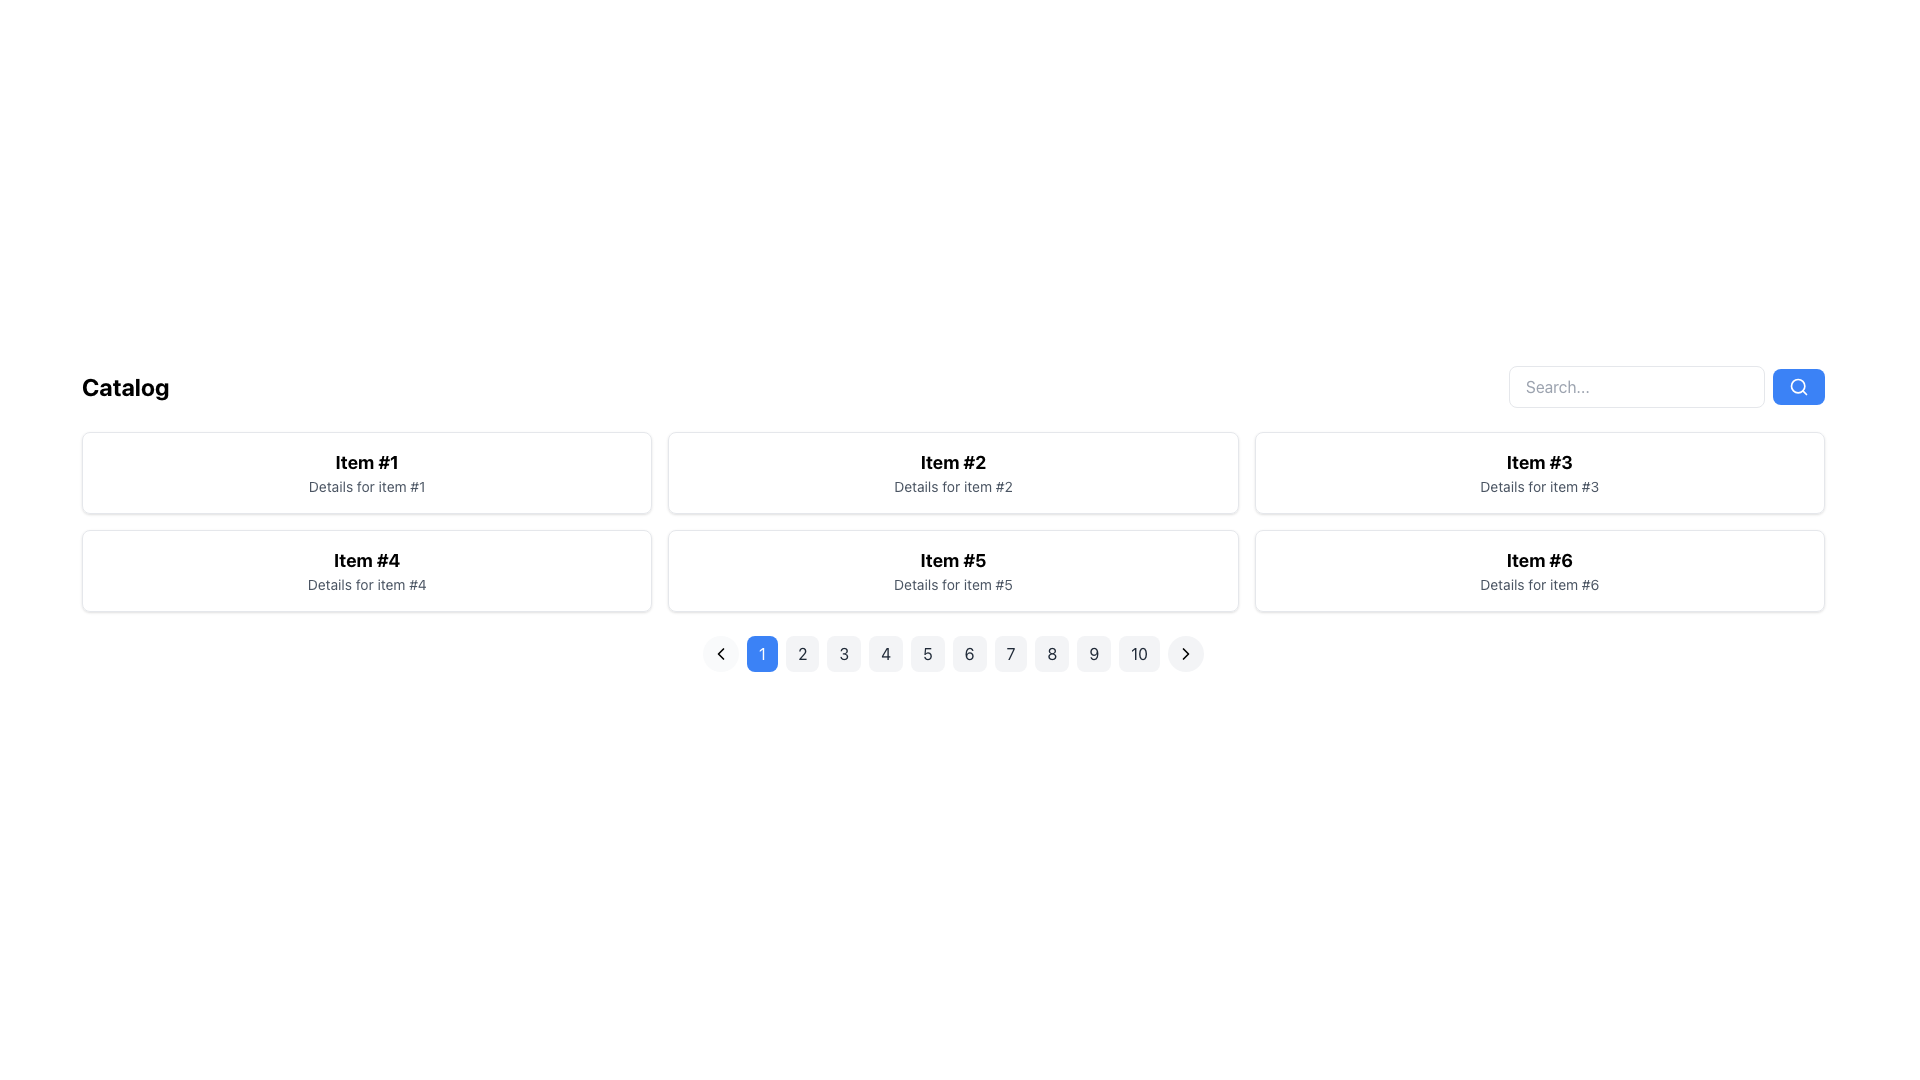  What do you see at coordinates (885, 654) in the screenshot?
I see `the fourth button in the pagination component that navigates to the fourth page of the displayed content` at bounding box center [885, 654].